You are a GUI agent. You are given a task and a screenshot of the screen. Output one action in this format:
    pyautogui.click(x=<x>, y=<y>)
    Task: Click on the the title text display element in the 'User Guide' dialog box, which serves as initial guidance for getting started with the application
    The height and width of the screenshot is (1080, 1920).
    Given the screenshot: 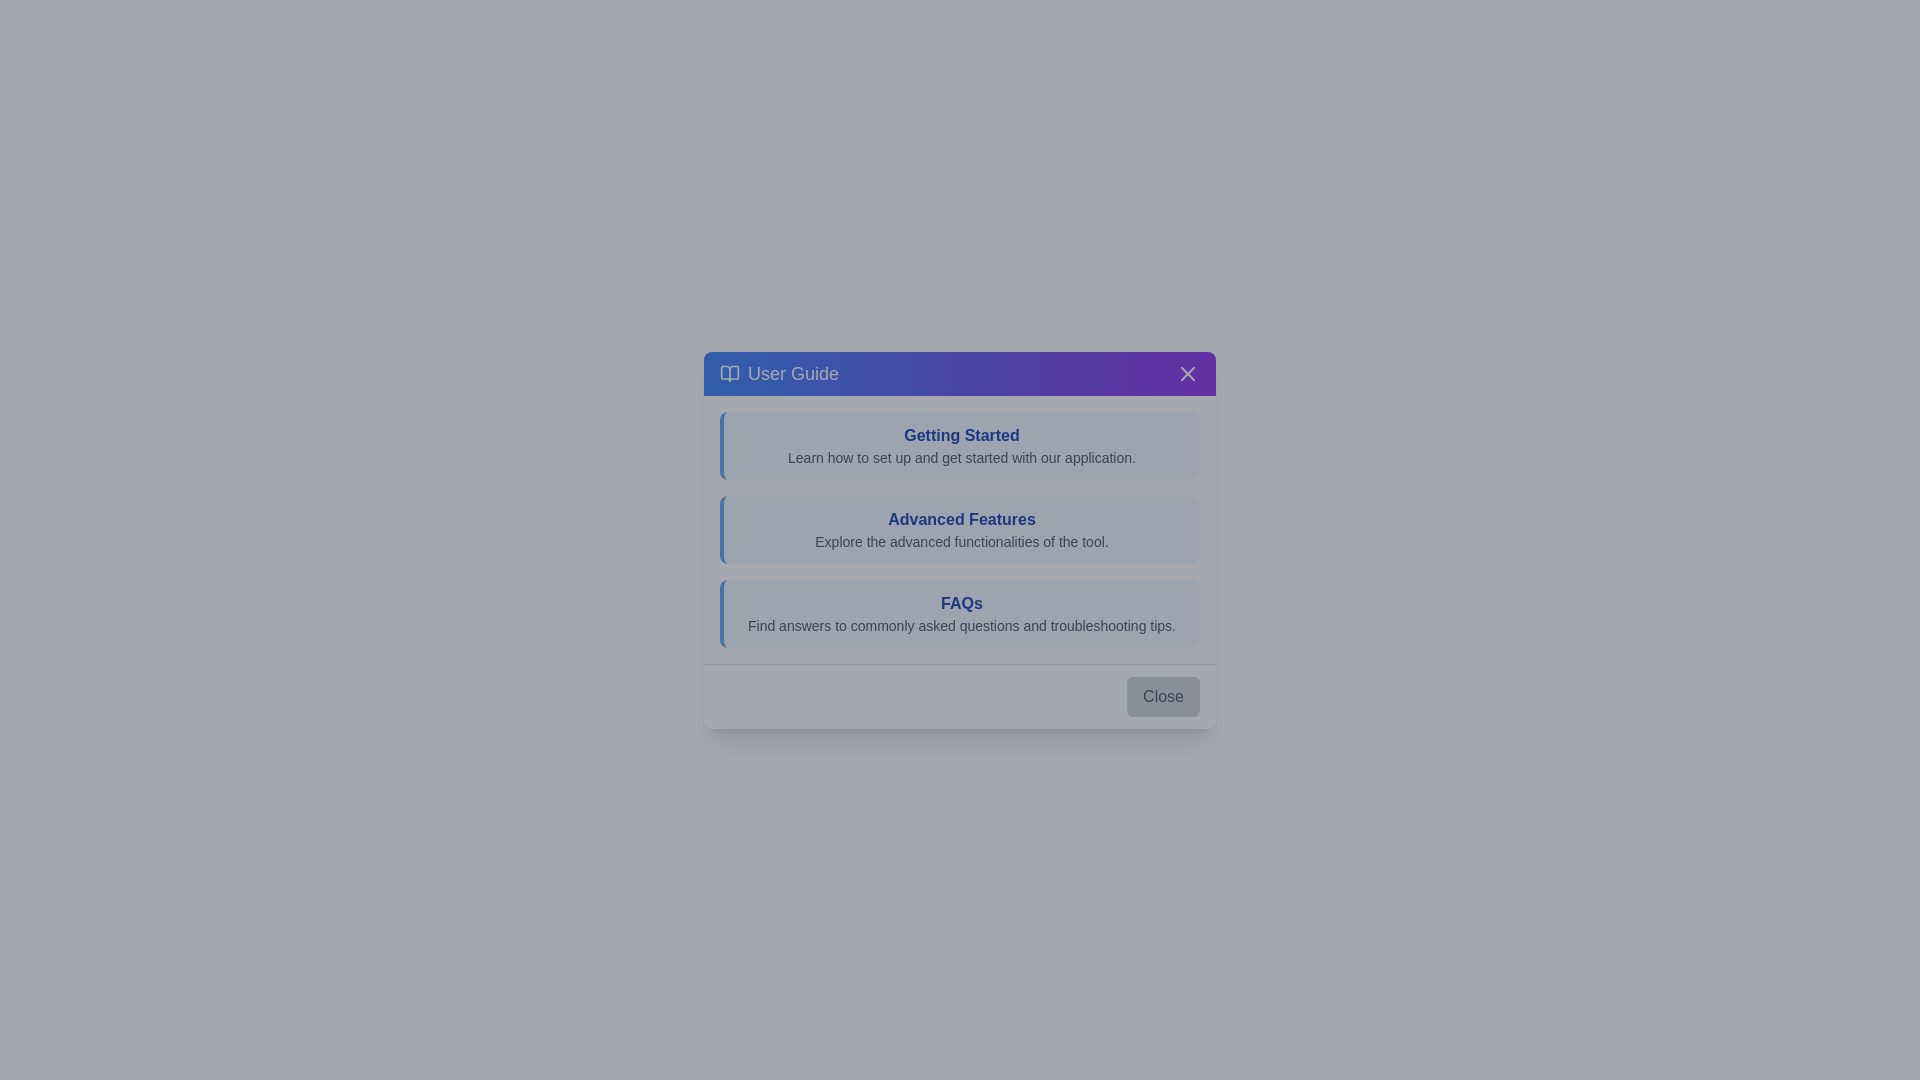 What is the action you would take?
    pyautogui.click(x=961, y=434)
    